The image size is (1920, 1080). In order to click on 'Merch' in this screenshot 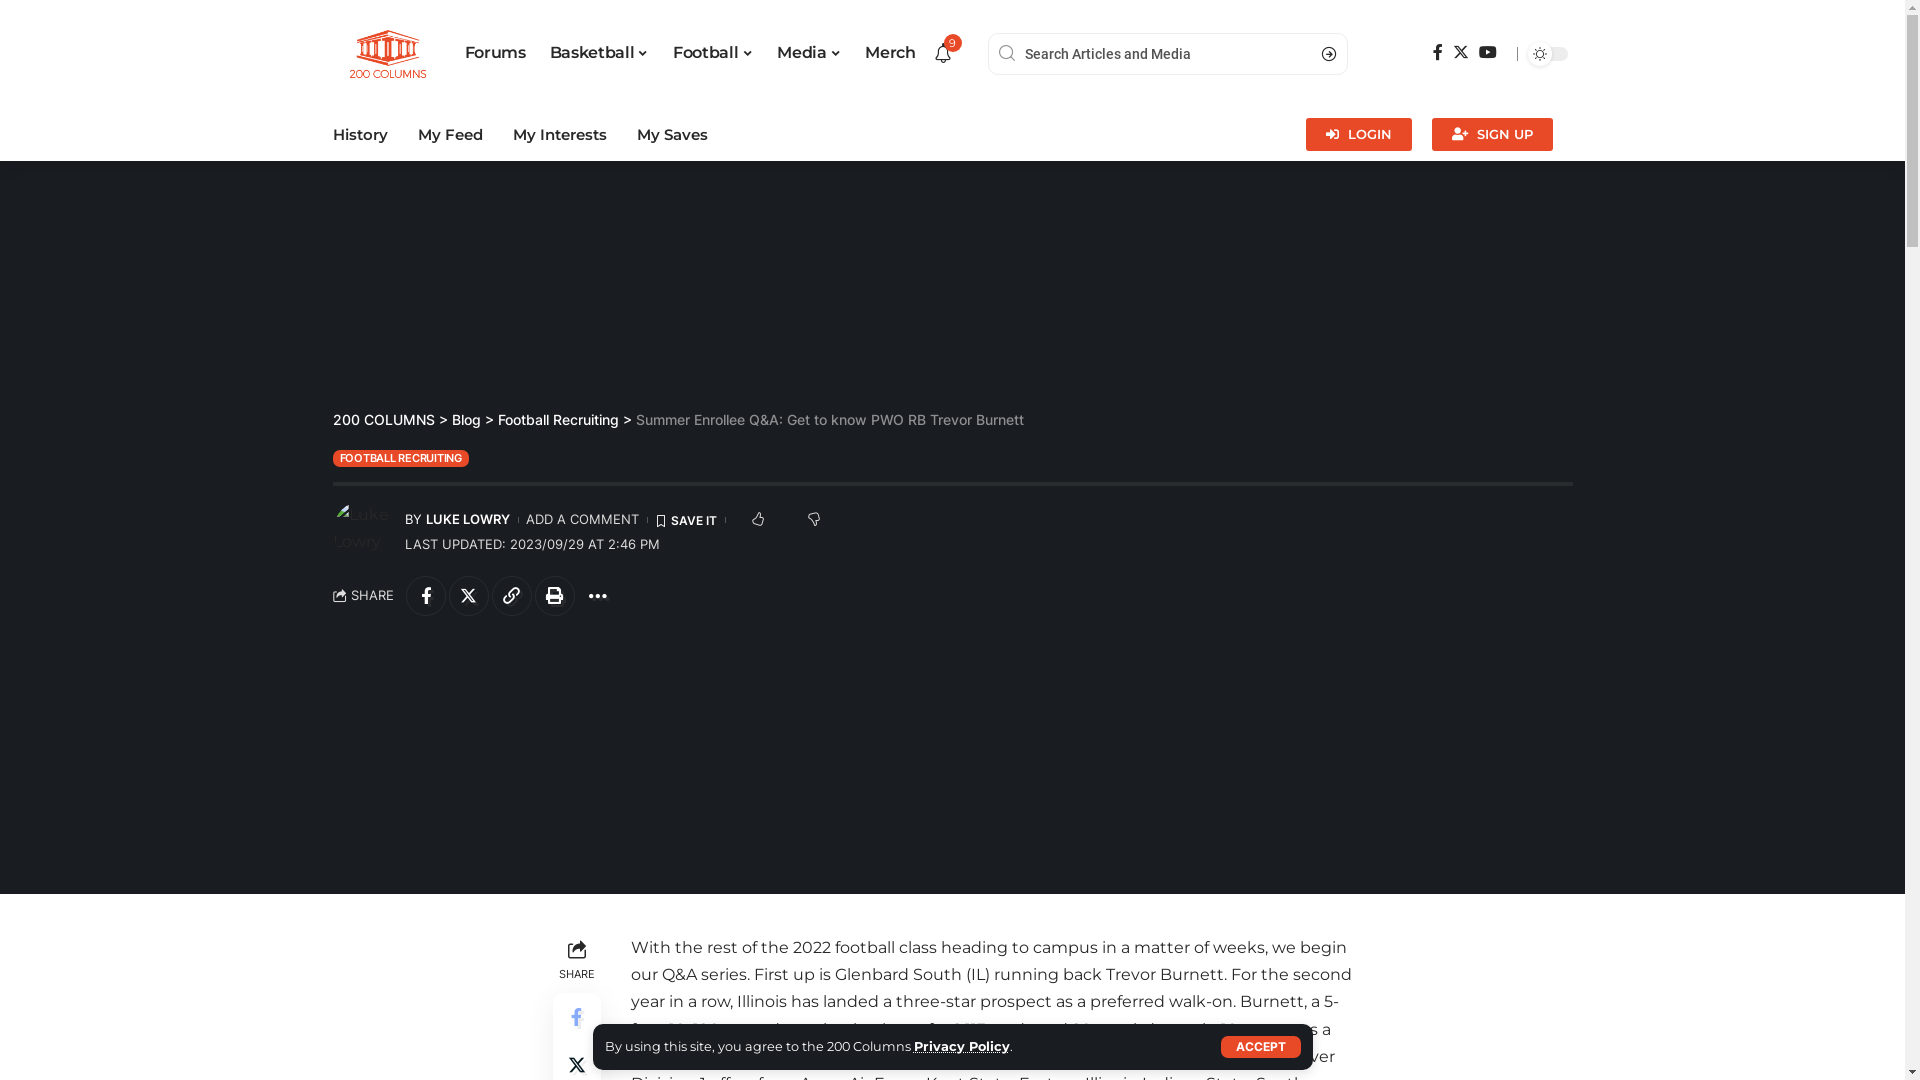, I will do `click(853, 53)`.